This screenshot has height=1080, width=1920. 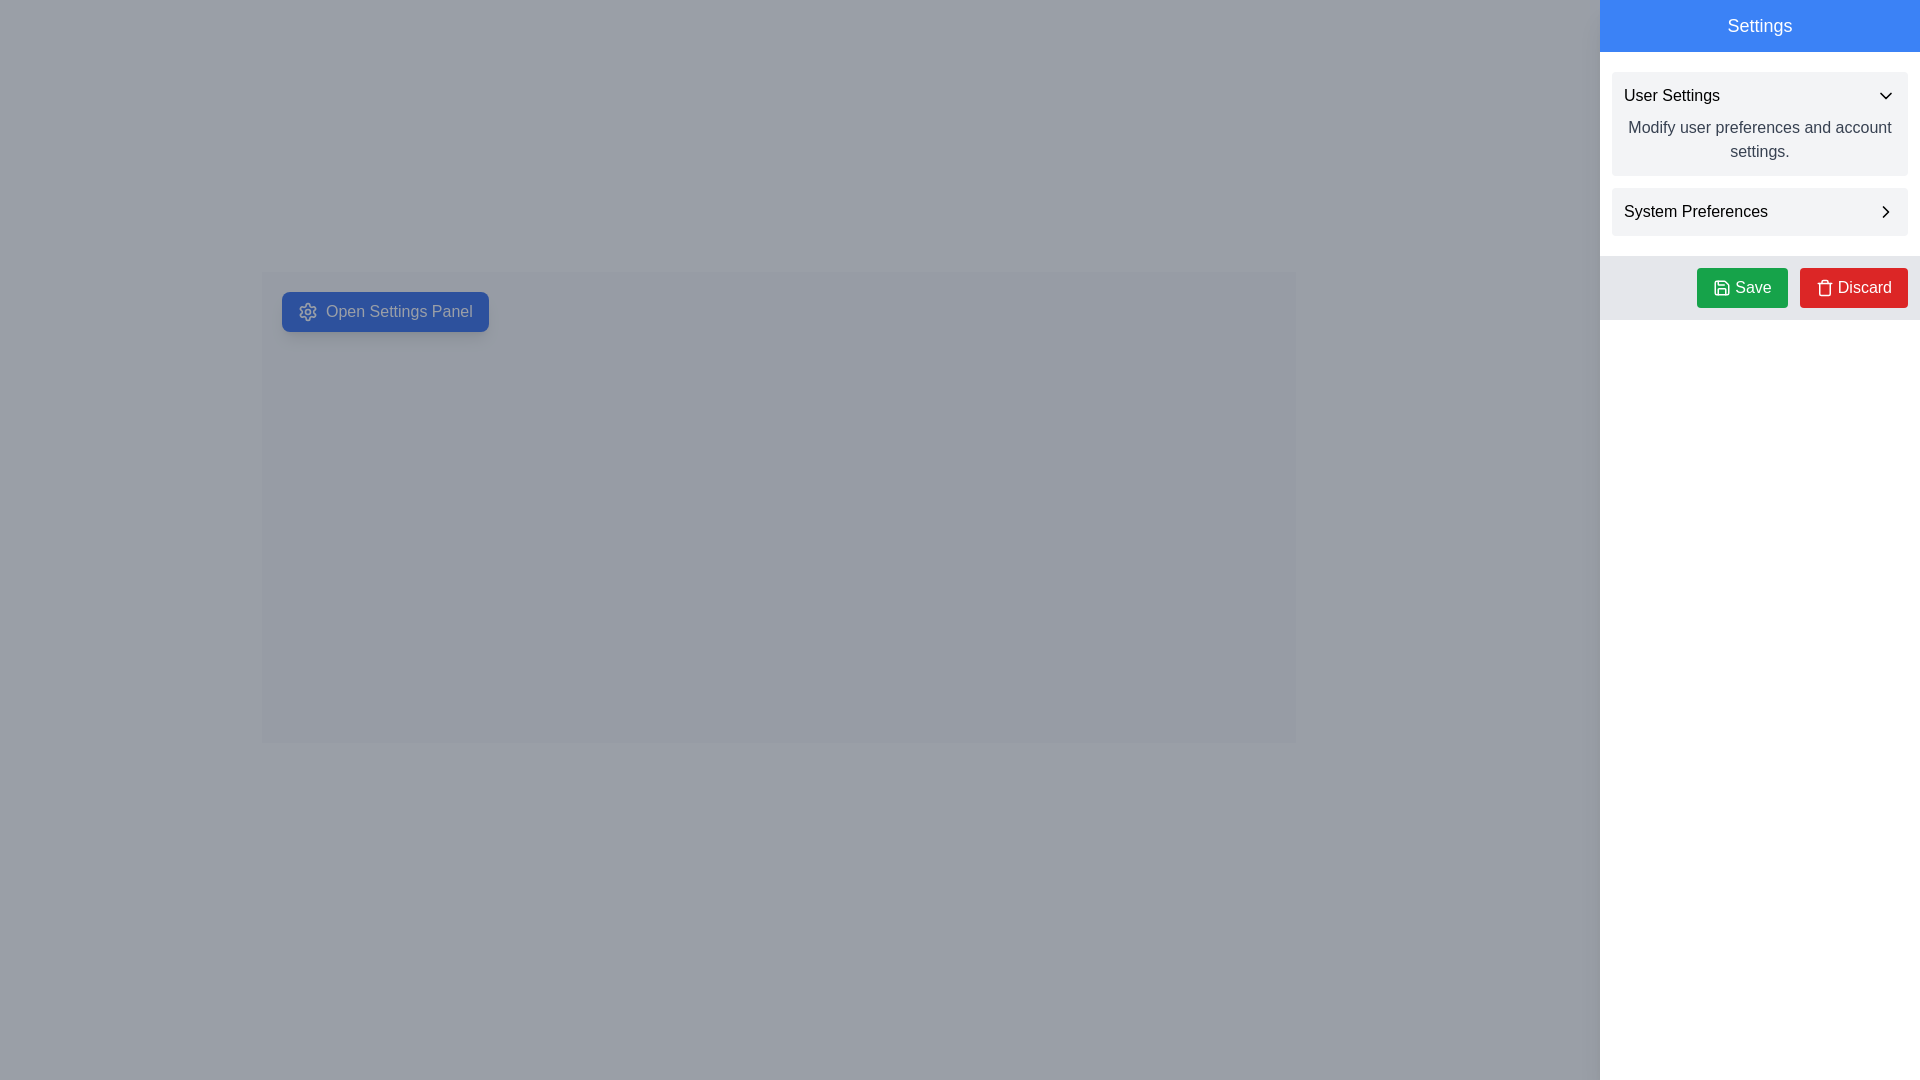 What do you see at coordinates (1694, 212) in the screenshot?
I see `the 'System Preferences' text label located in the right panel under 'User Settings'` at bounding box center [1694, 212].